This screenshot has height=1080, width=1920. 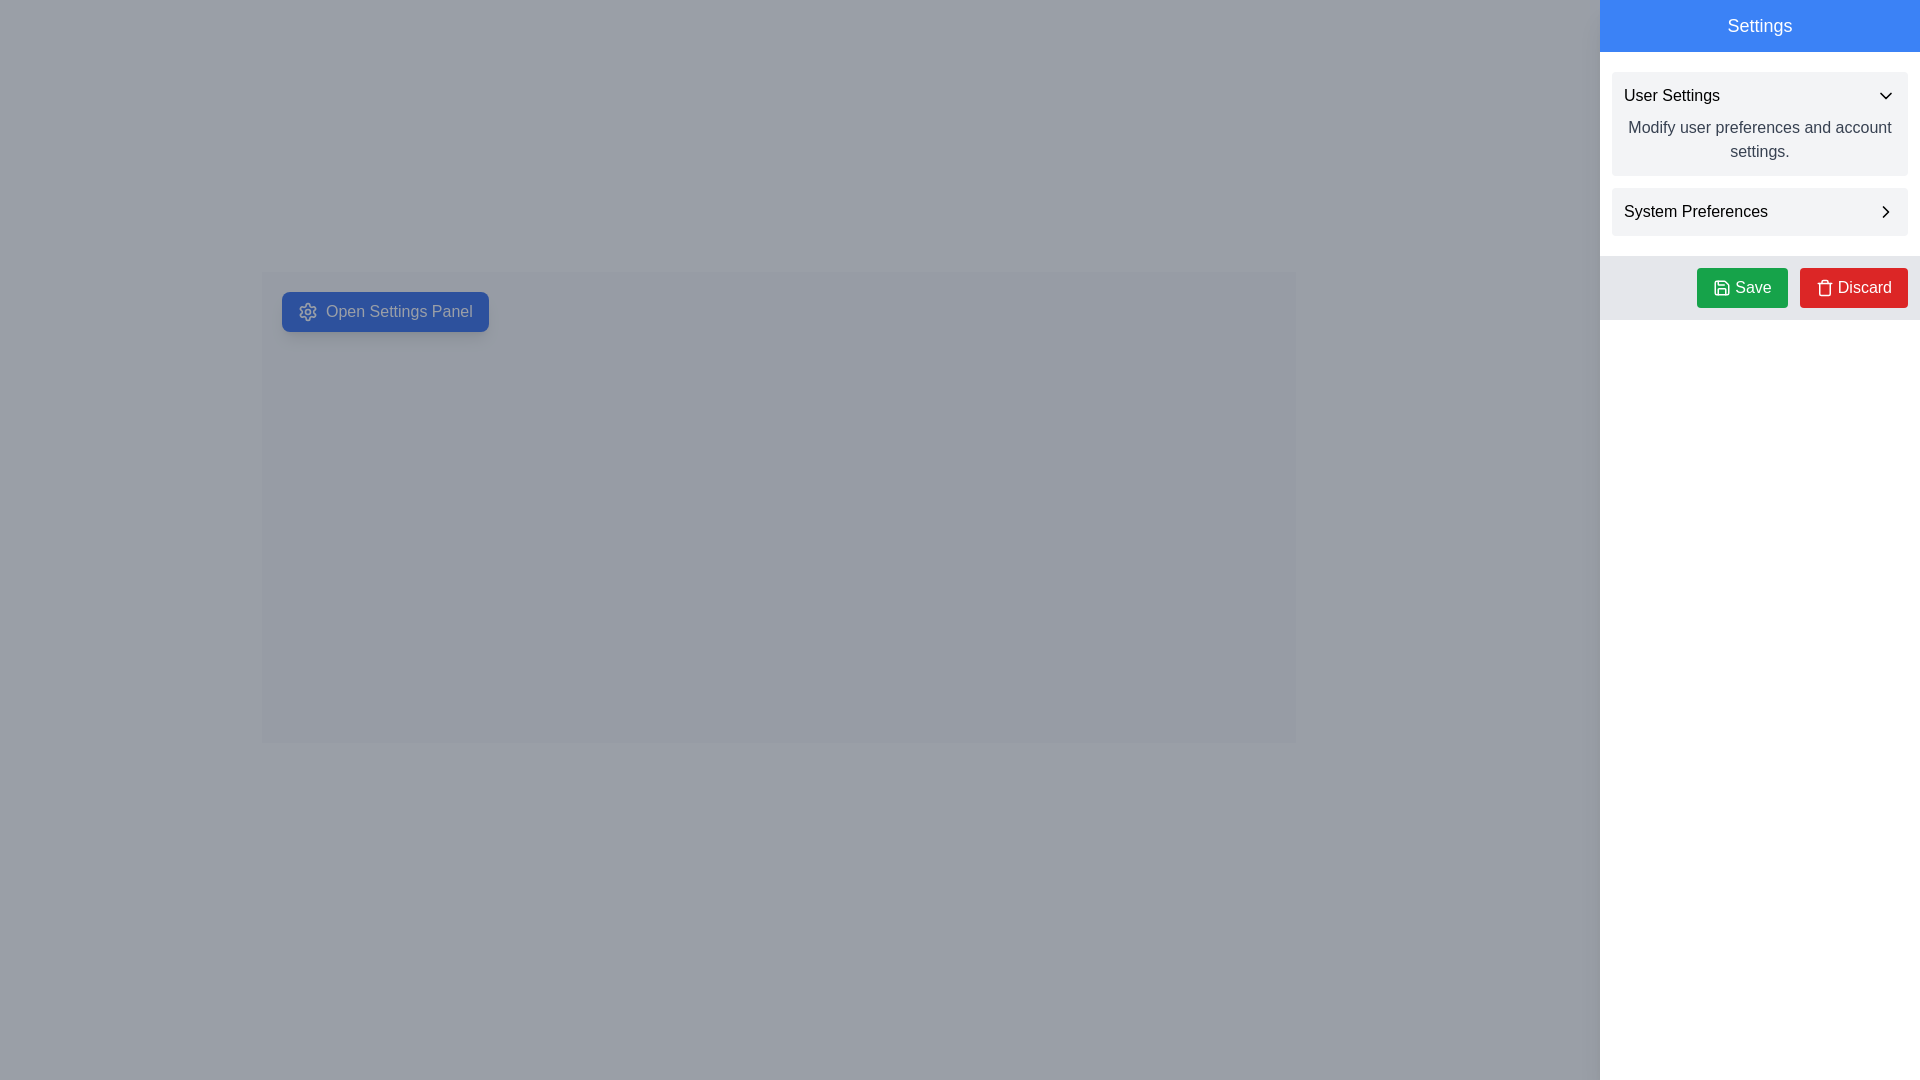 What do you see at coordinates (1694, 212) in the screenshot?
I see `the 'System Preferences' text label located in the right panel under 'User Settings'` at bounding box center [1694, 212].